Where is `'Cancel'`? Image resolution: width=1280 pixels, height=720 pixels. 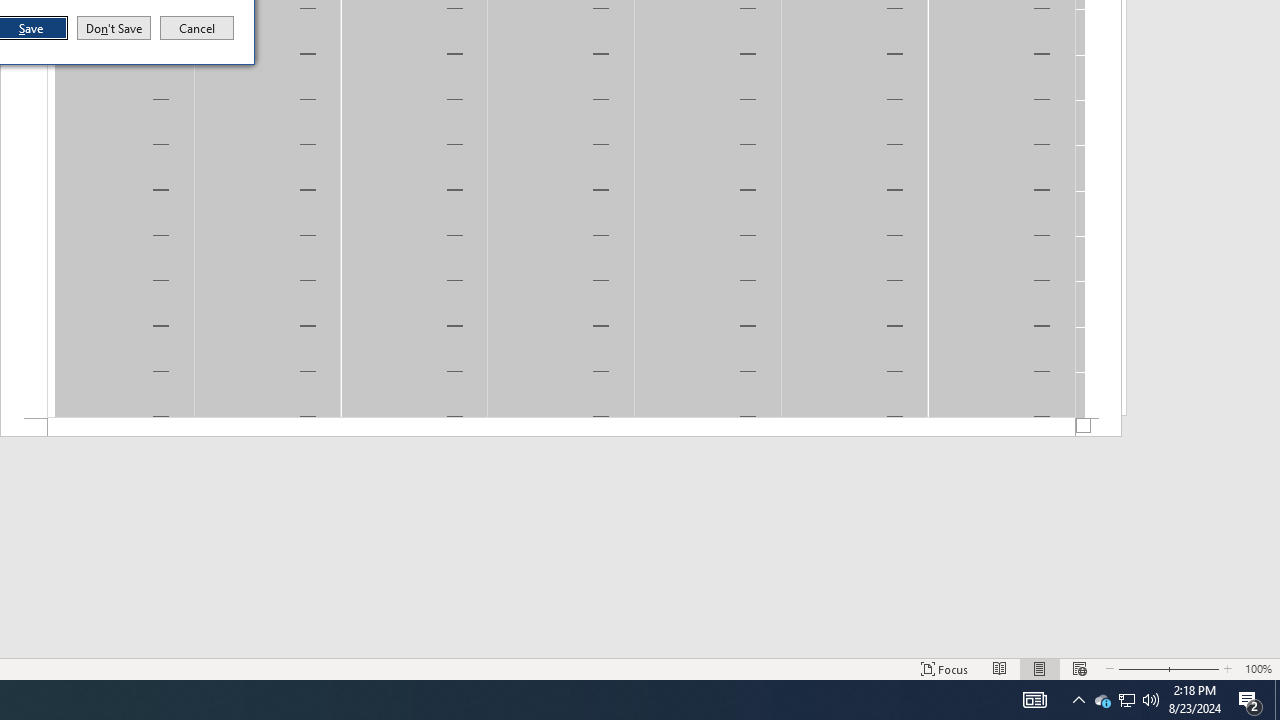 'Cancel' is located at coordinates (197, 28).